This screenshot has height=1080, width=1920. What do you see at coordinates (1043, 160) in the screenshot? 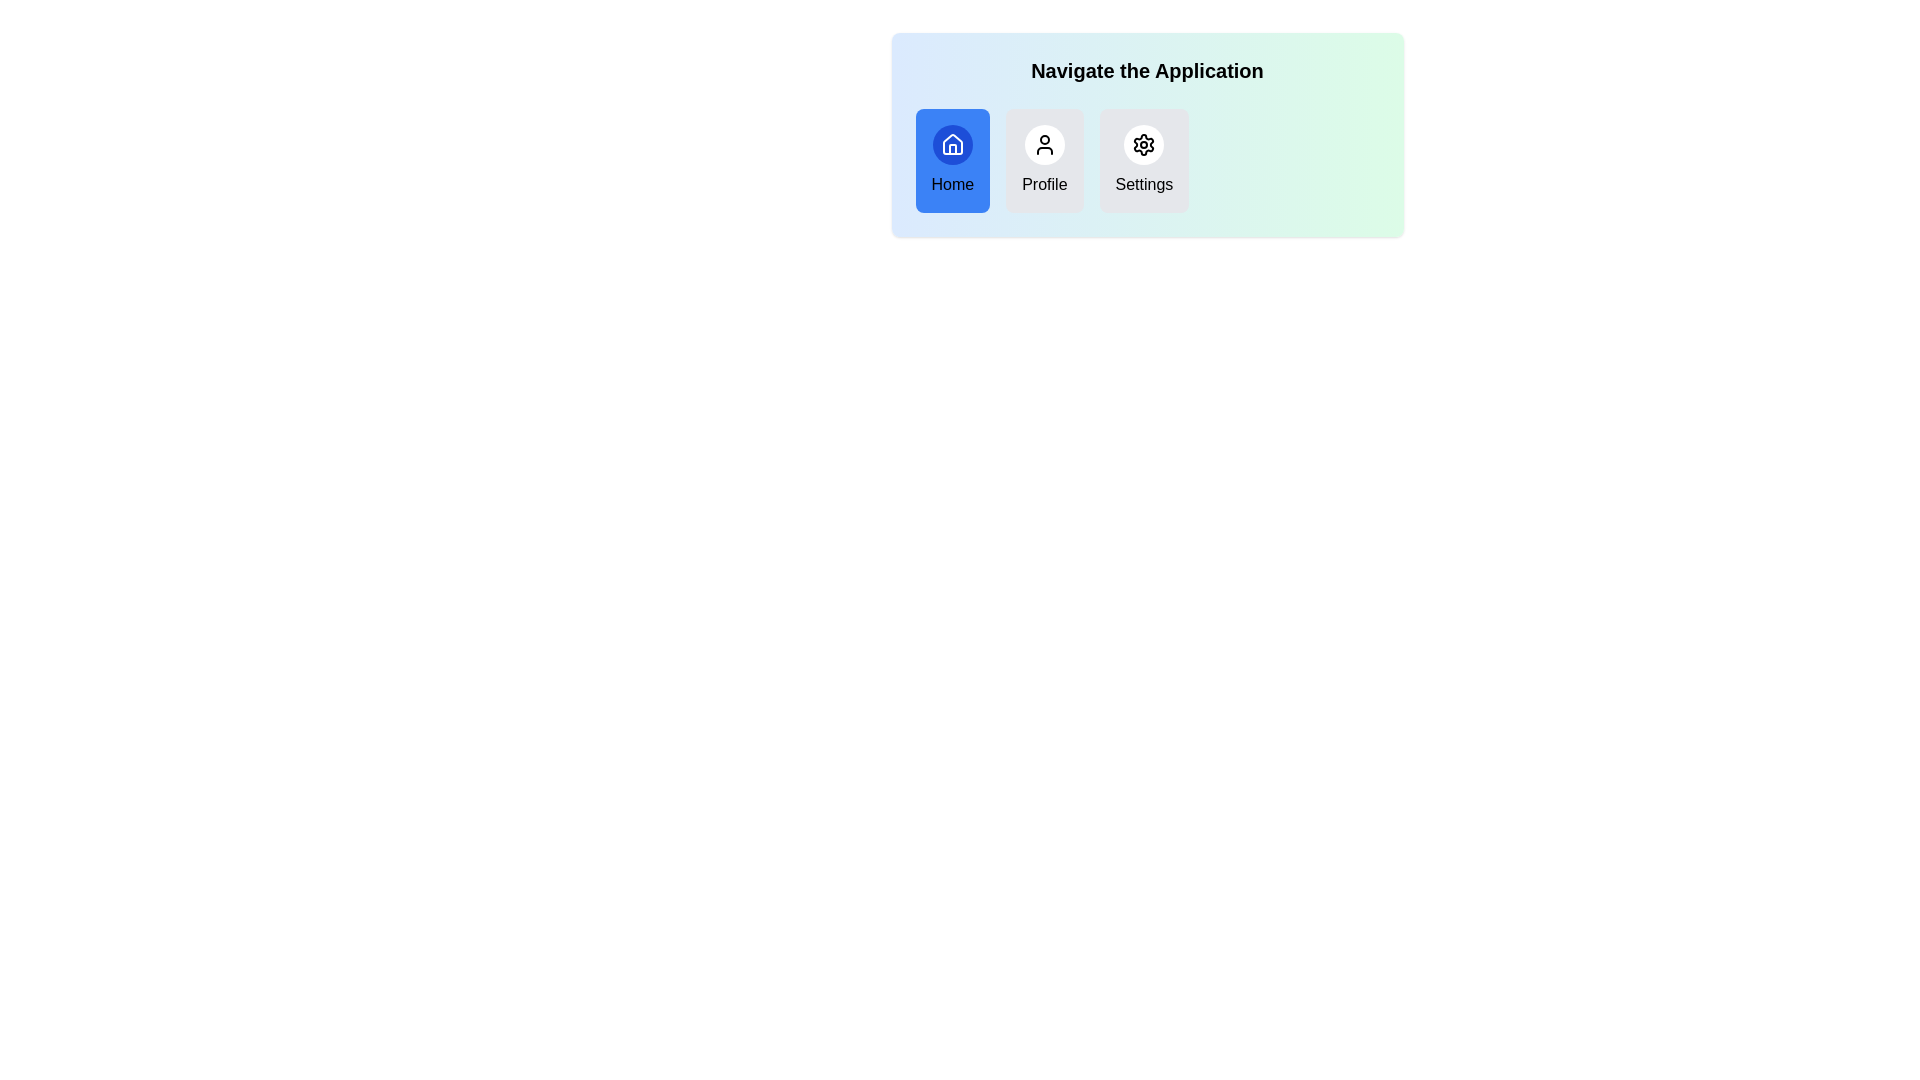
I see `the navigation item Profile` at bounding box center [1043, 160].